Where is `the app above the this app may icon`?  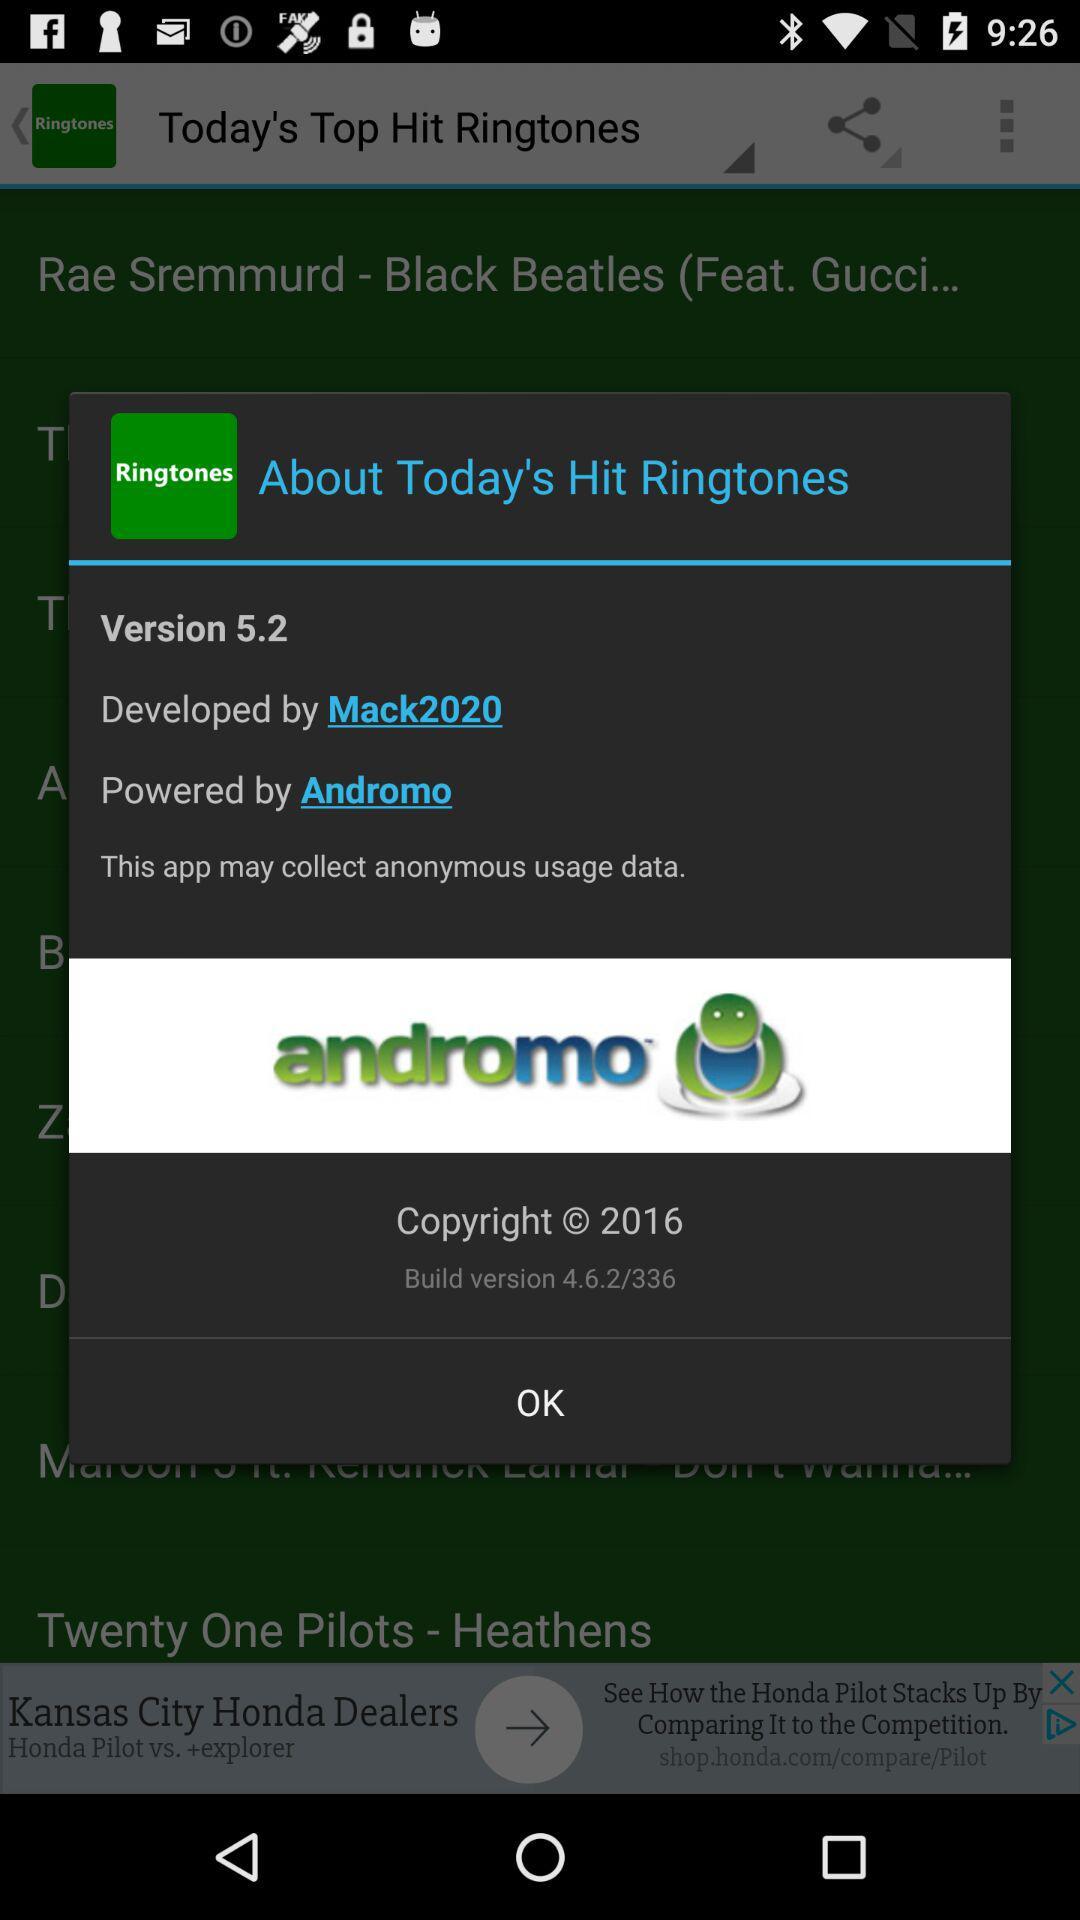
the app above the this app may icon is located at coordinates (540, 804).